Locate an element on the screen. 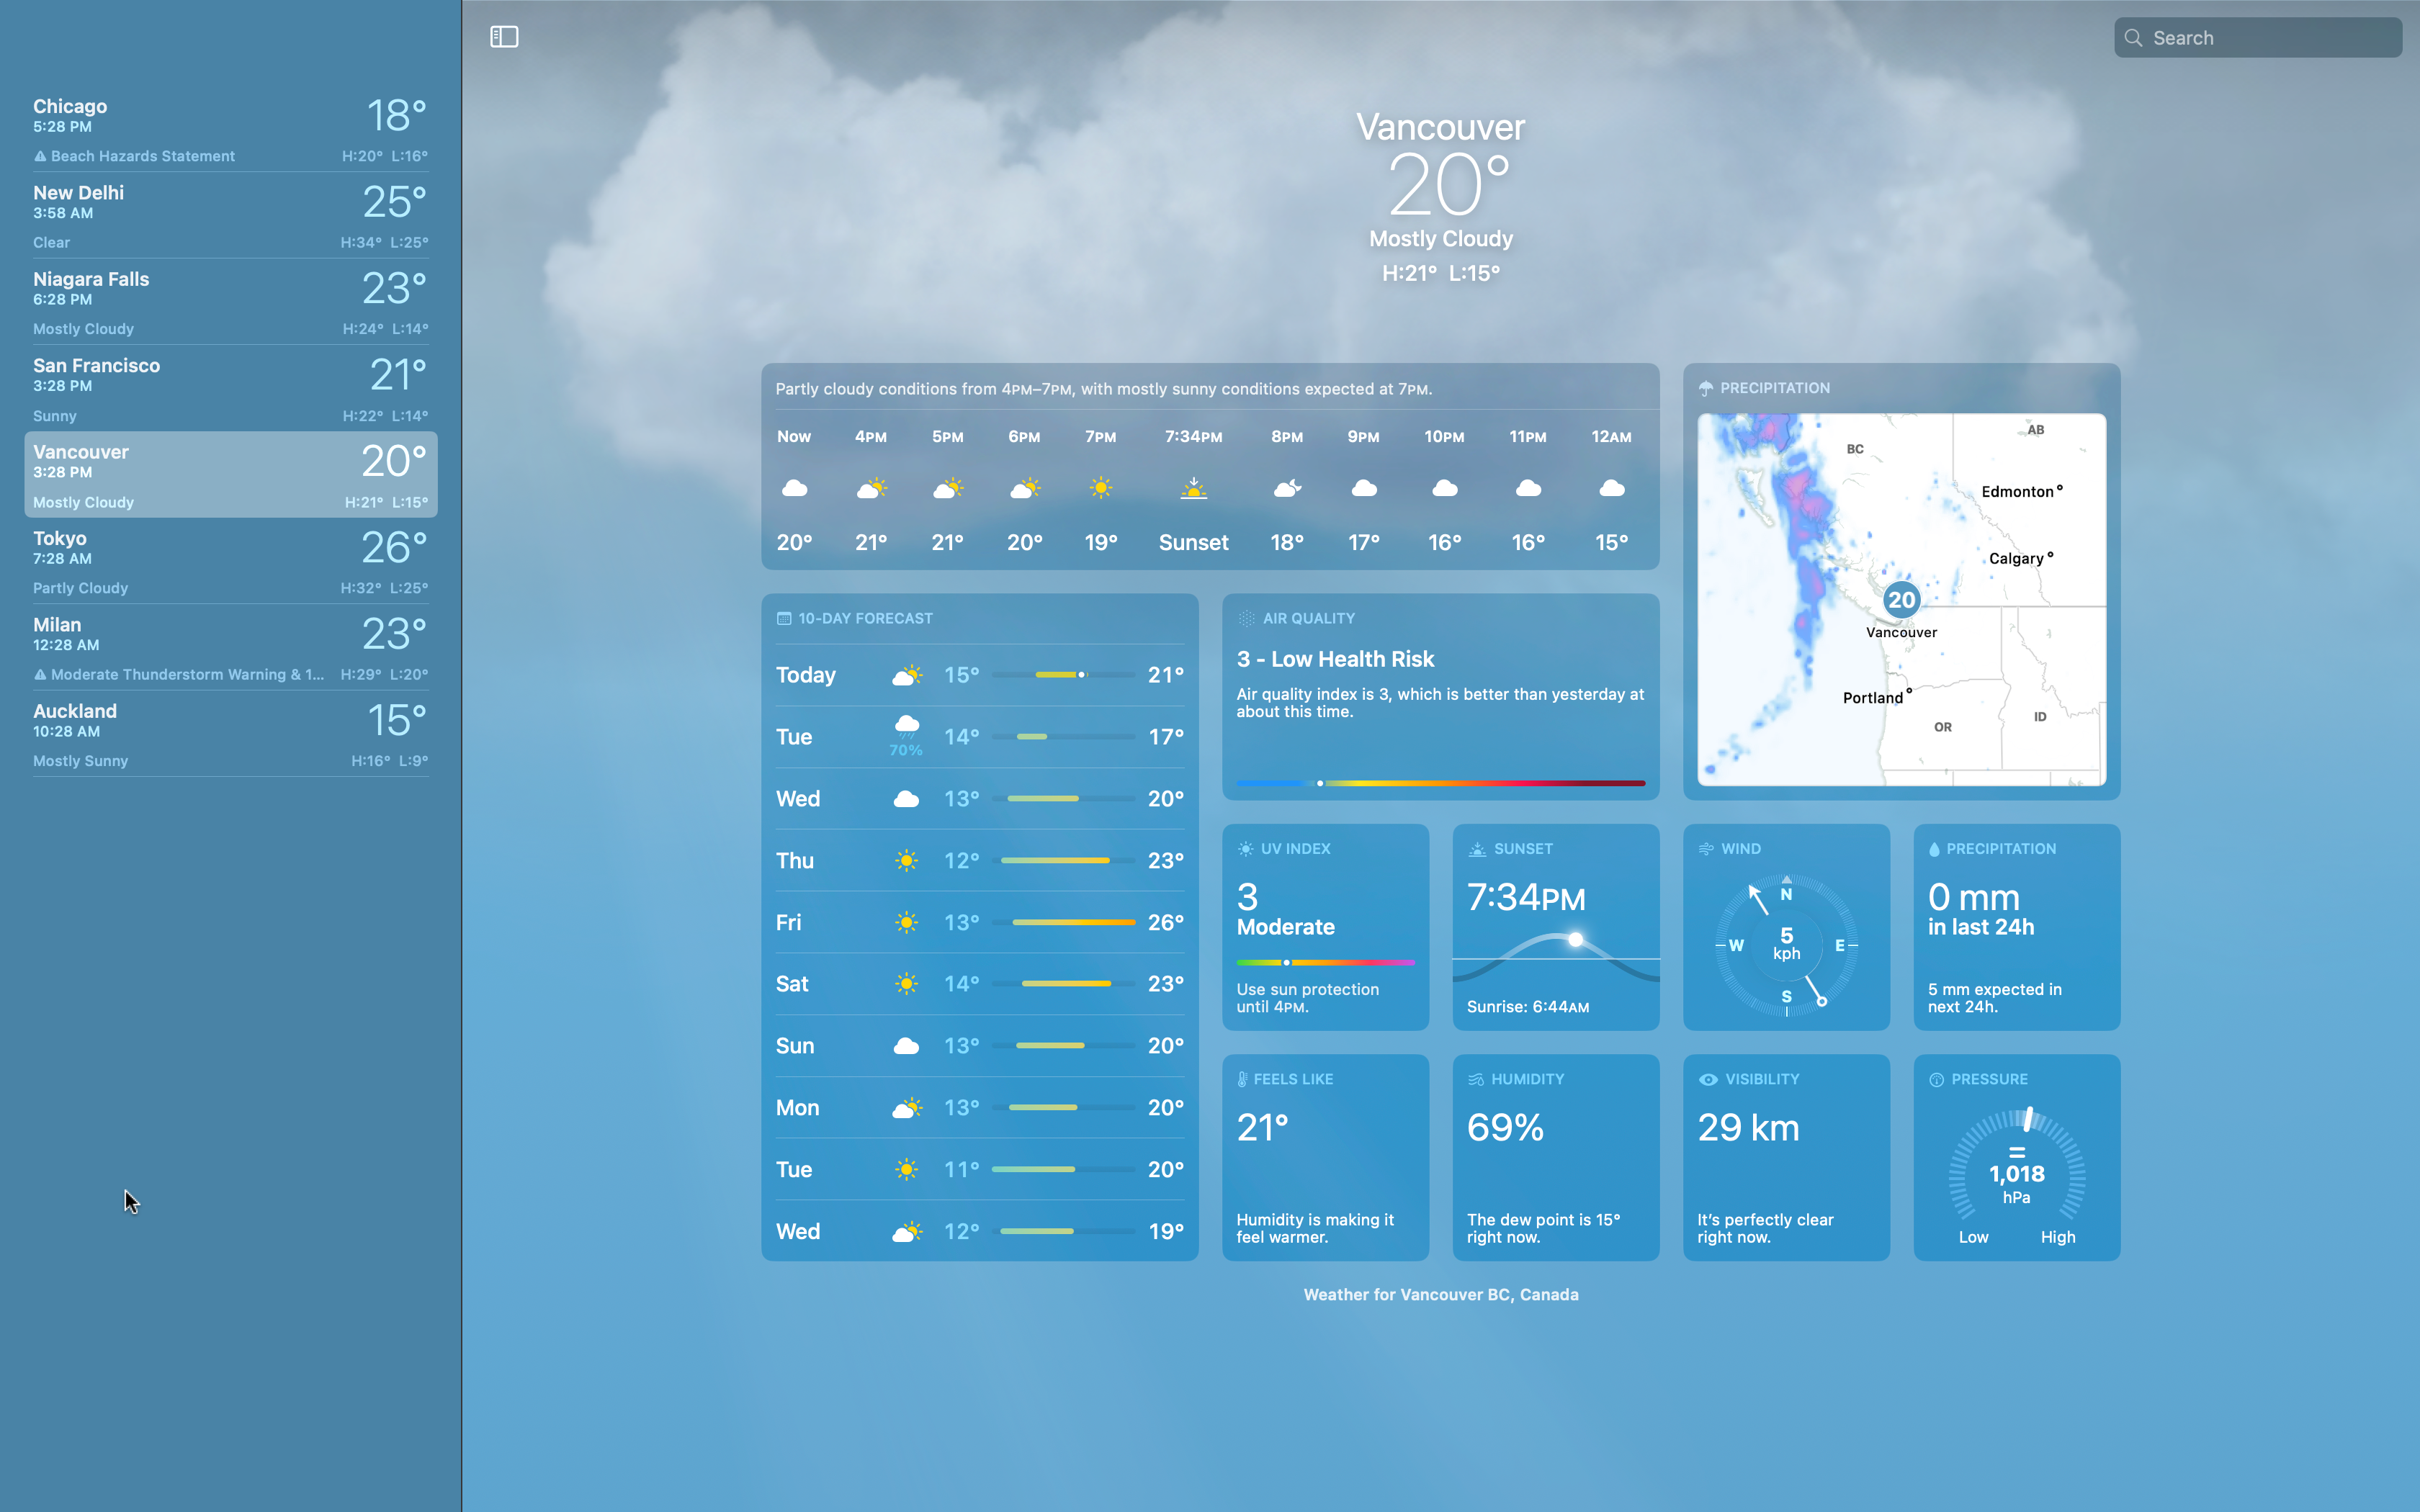 The image size is (2420, 1512). Check the Ultraviolet Index in Vancouver is located at coordinates (1326, 926).